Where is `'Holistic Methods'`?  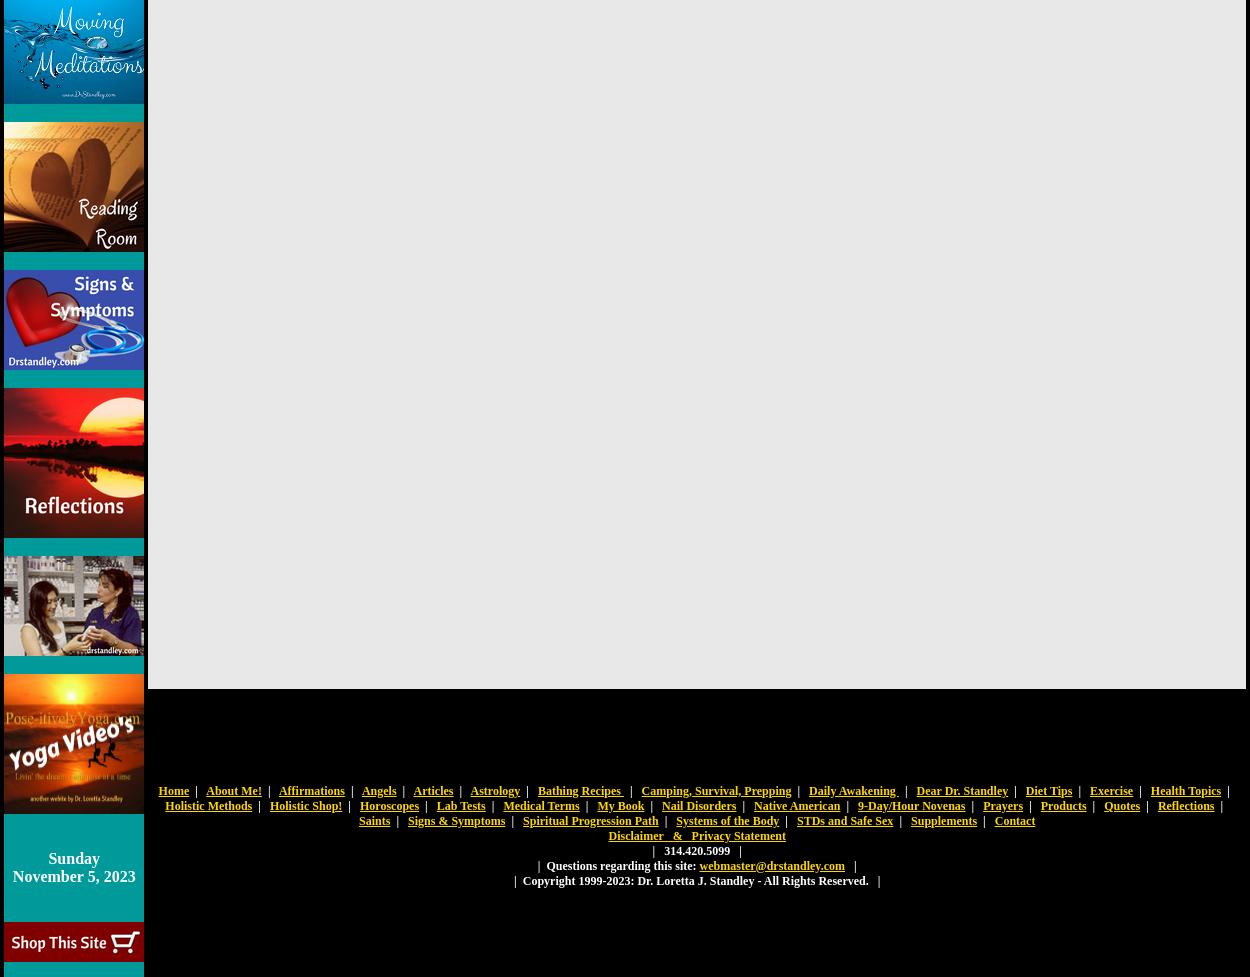
'Holistic Methods' is located at coordinates (165, 805).